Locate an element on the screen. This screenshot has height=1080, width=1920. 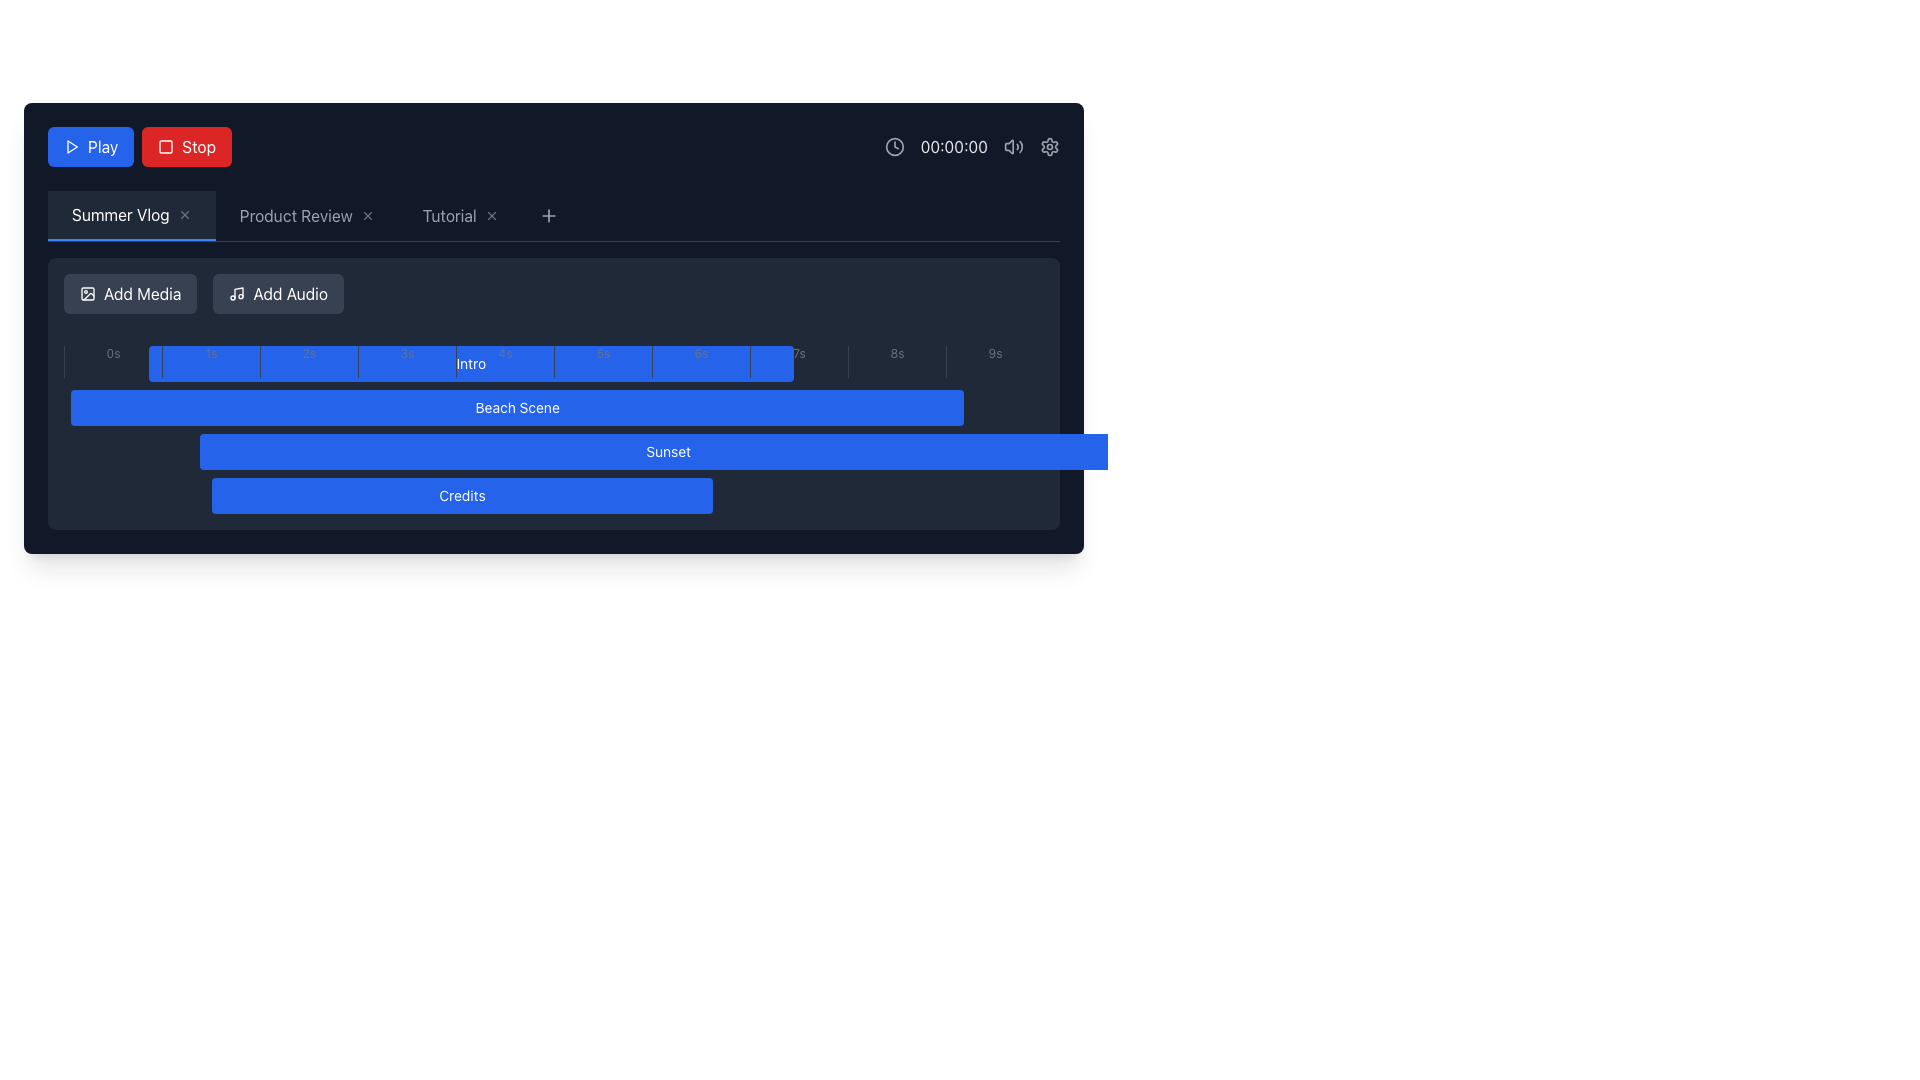
the circular gray clock icon with a minimalistic design that has two hands indicating time is located at coordinates (893, 145).